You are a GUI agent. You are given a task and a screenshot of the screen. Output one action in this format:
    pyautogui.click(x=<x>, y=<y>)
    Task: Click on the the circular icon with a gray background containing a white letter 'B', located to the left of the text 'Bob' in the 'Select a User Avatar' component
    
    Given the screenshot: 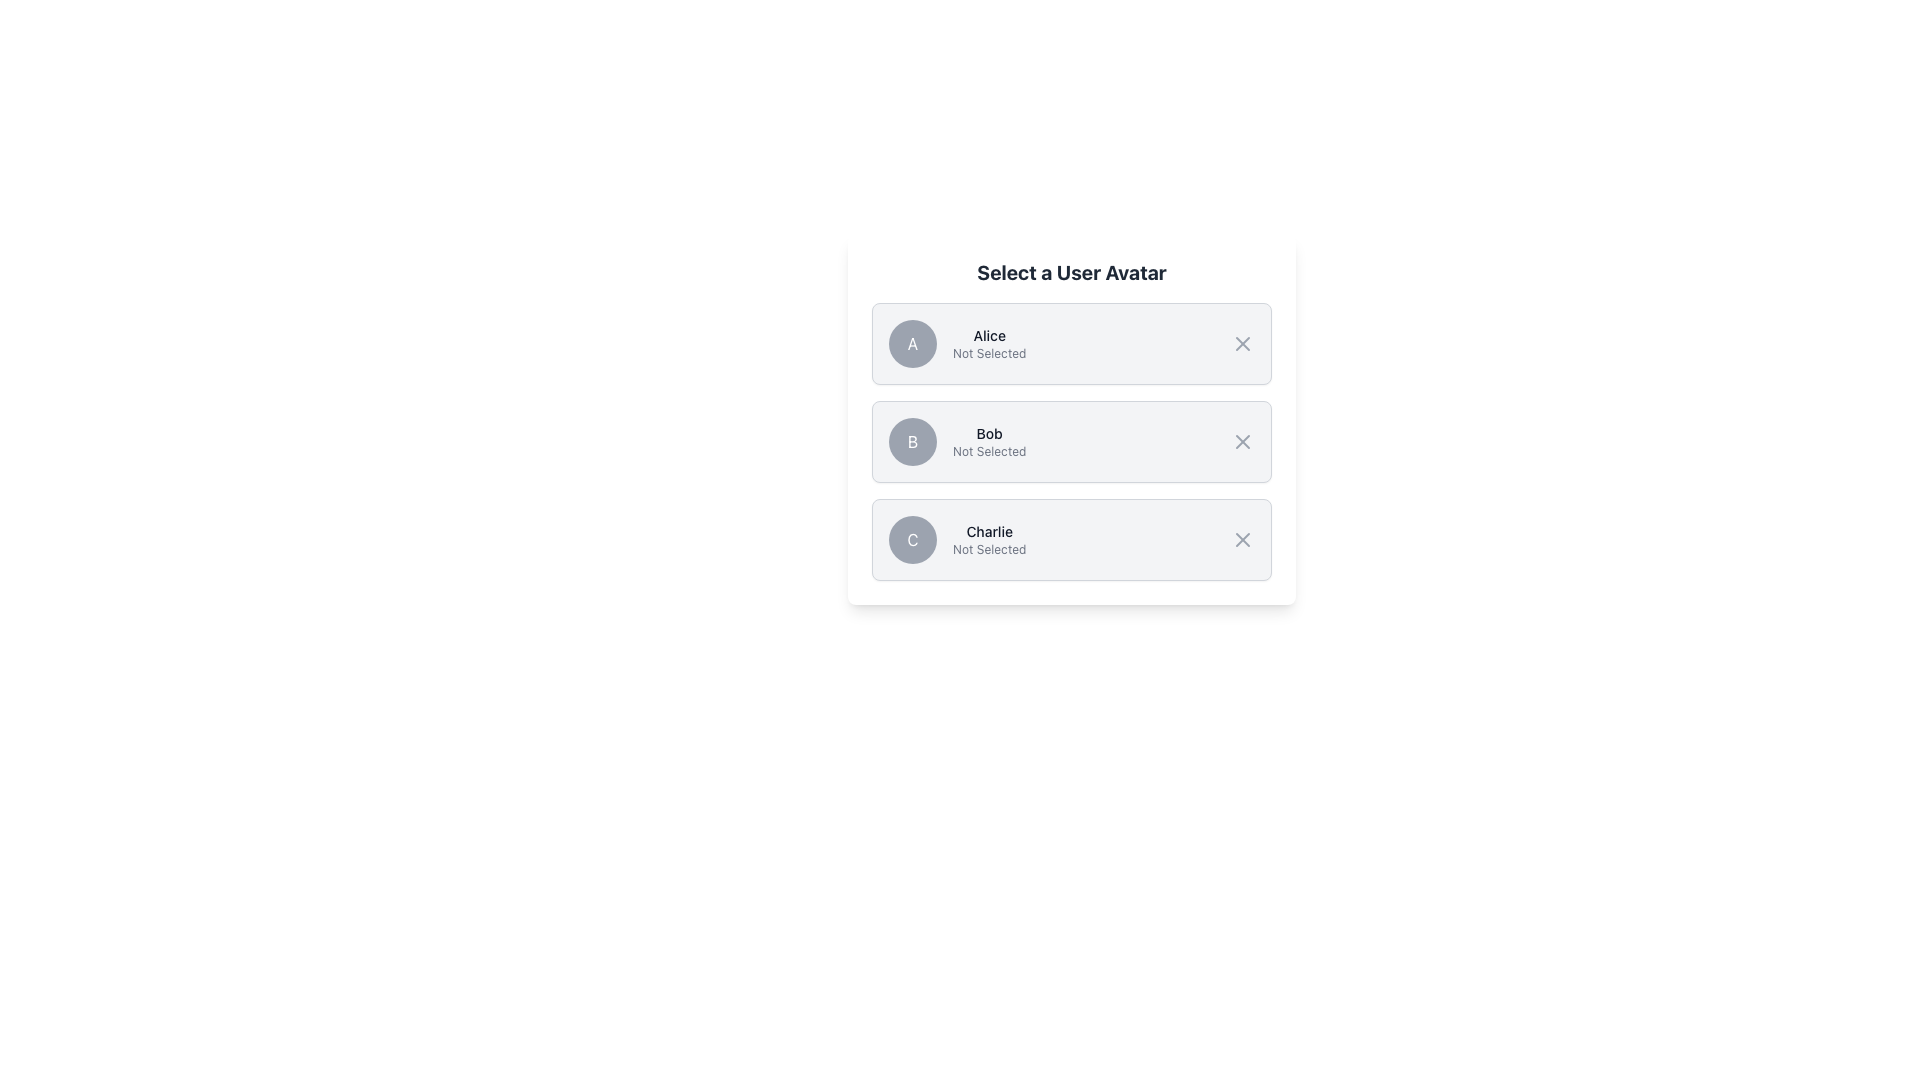 What is the action you would take?
    pyautogui.click(x=911, y=441)
    